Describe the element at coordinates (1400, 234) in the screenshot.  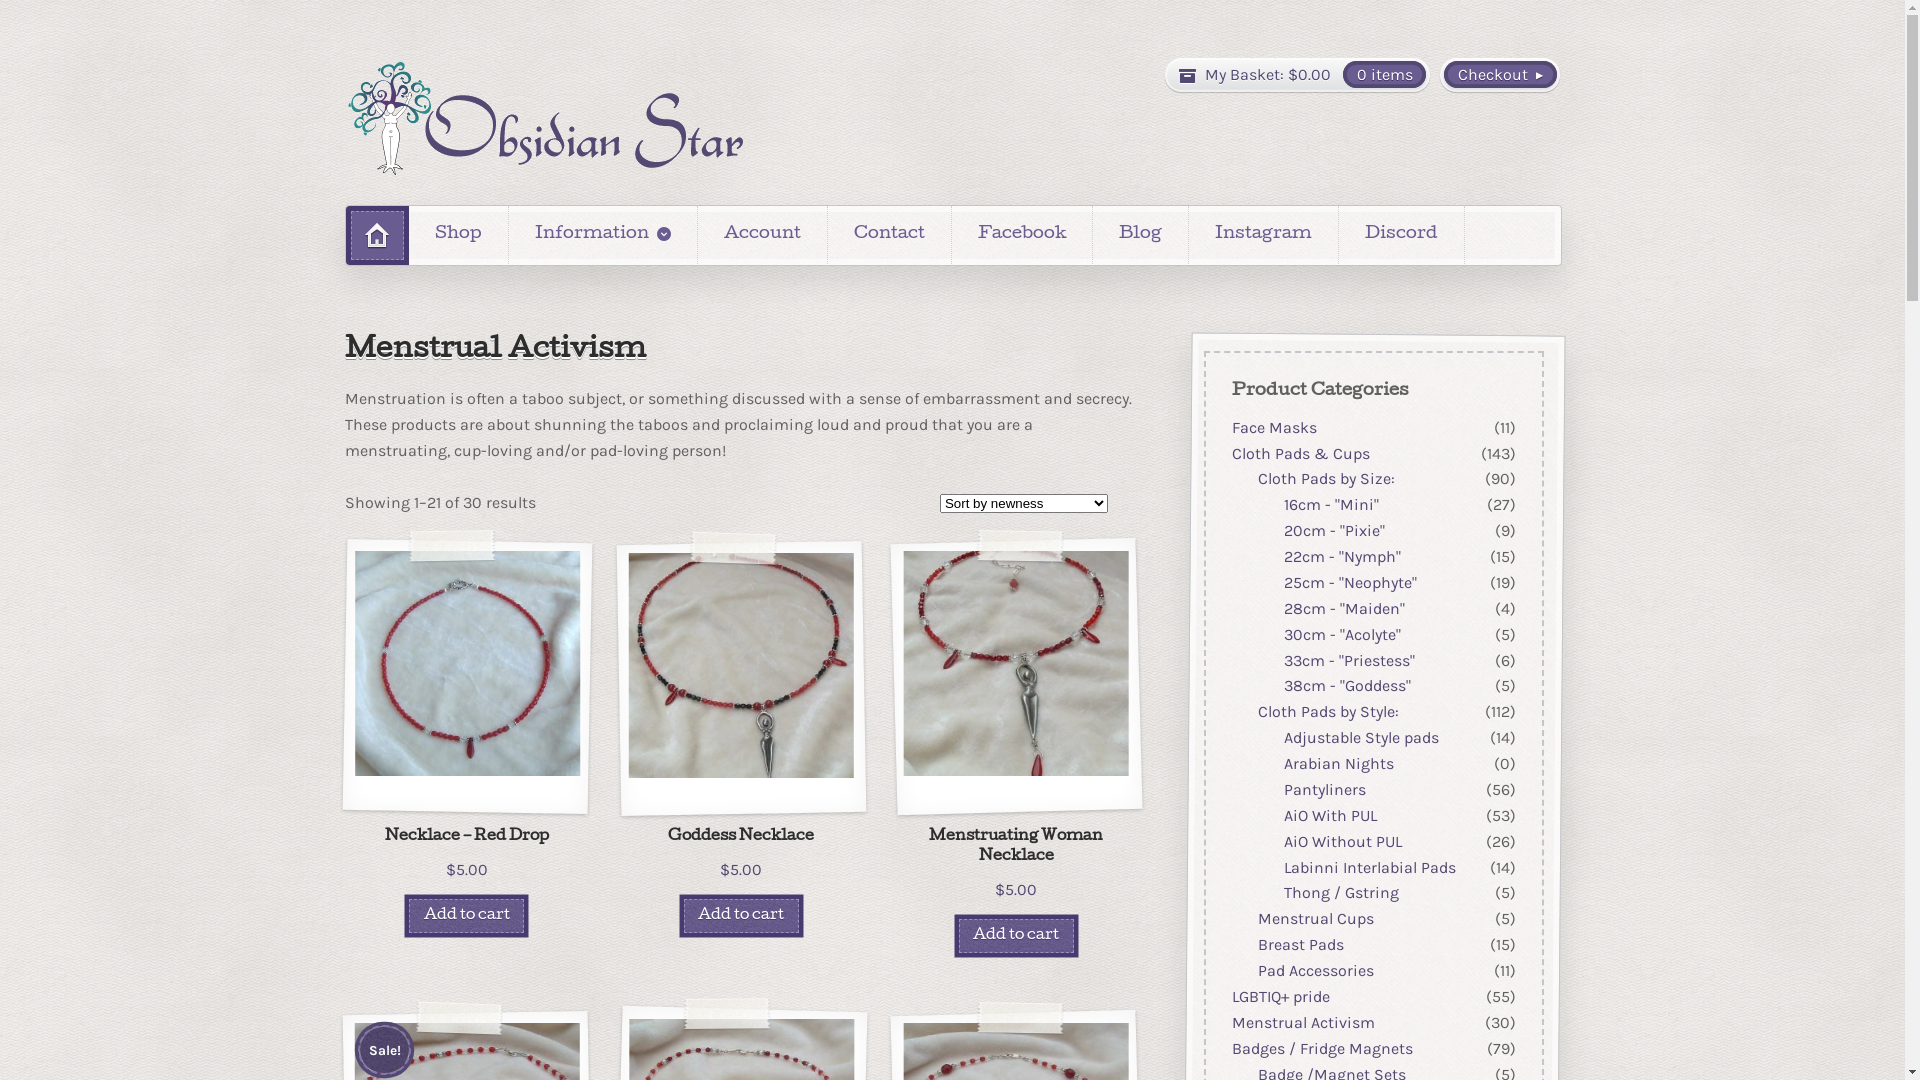
I see `'Discord'` at that location.